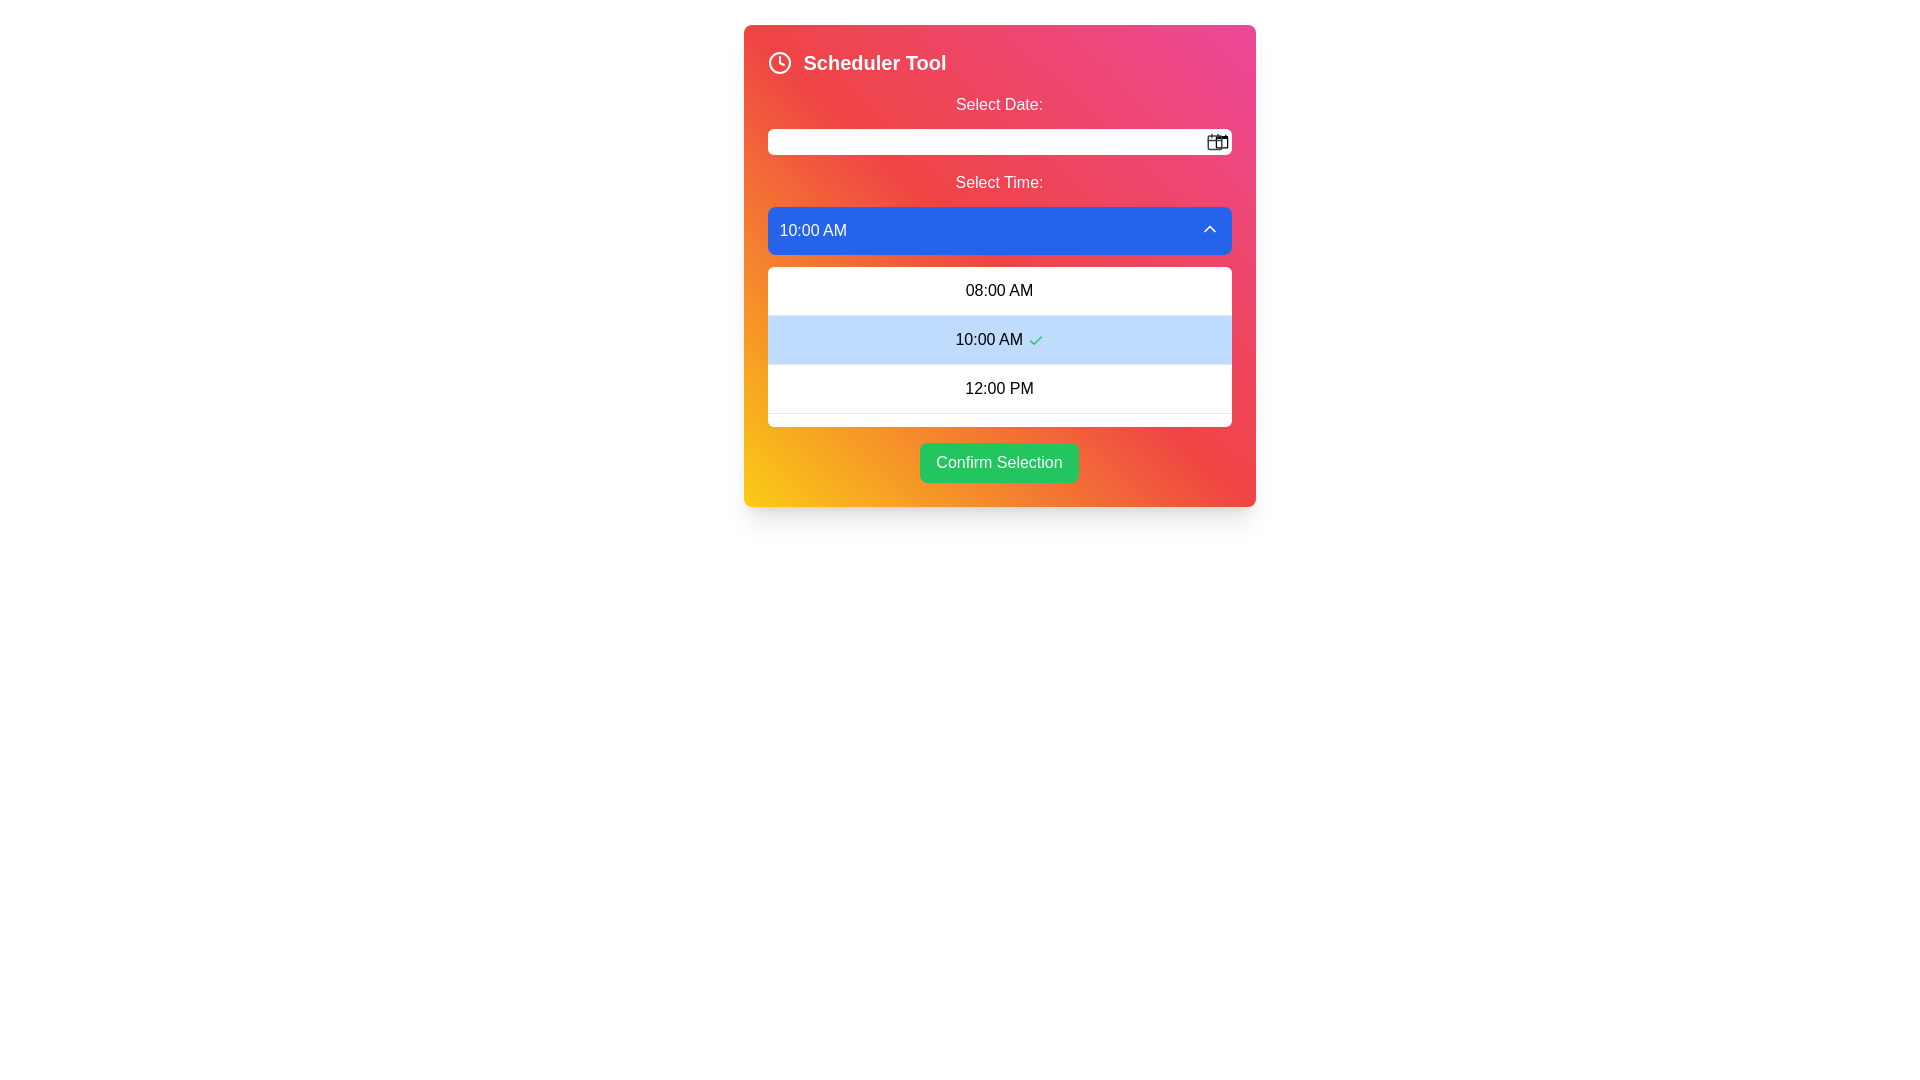 This screenshot has height=1080, width=1920. What do you see at coordinates (1208, 227) in the screenshot?
I see `the collapse icon located on the far right side of the blue button labeled '10:00 AM' to minimize the dropdown menu options` at bounding box center [1208, 227].